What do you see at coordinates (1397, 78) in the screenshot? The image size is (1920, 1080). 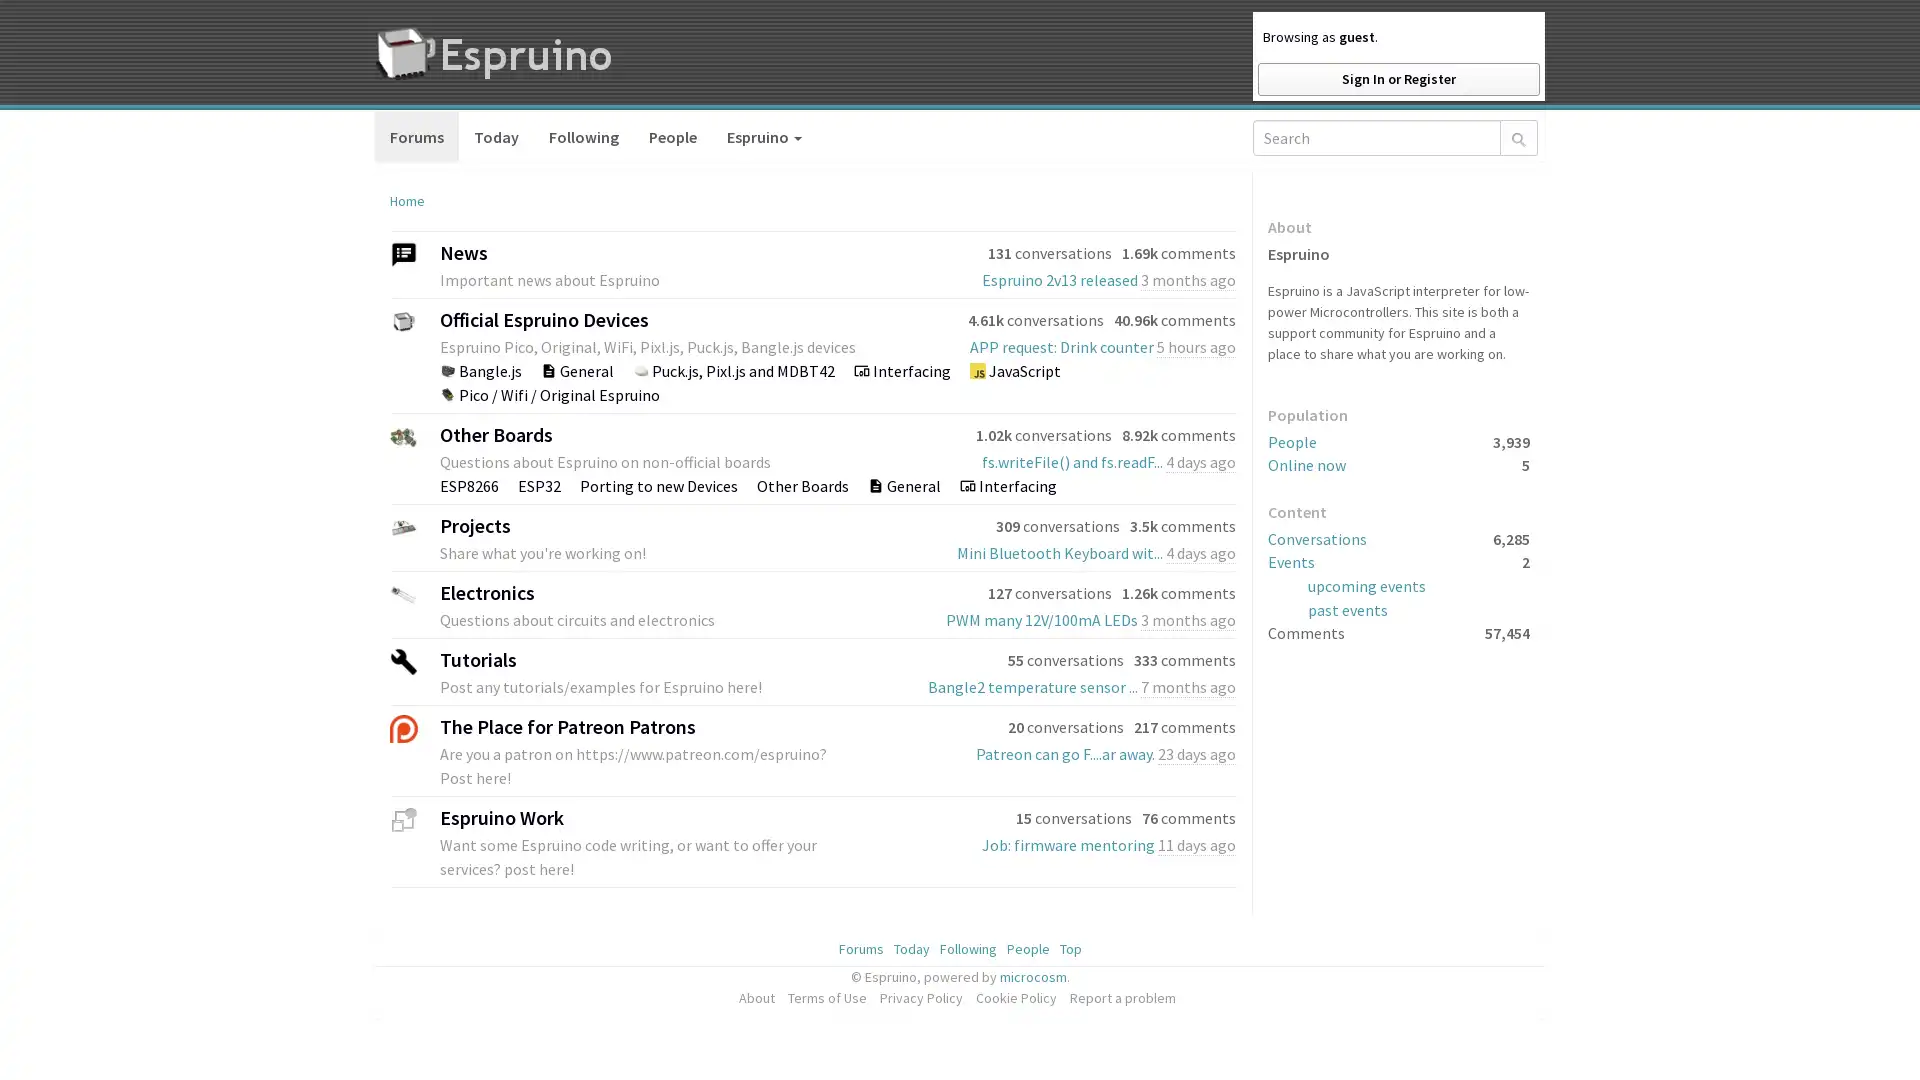 I see `Sign In or Register` at bounding box center [1397, 78].